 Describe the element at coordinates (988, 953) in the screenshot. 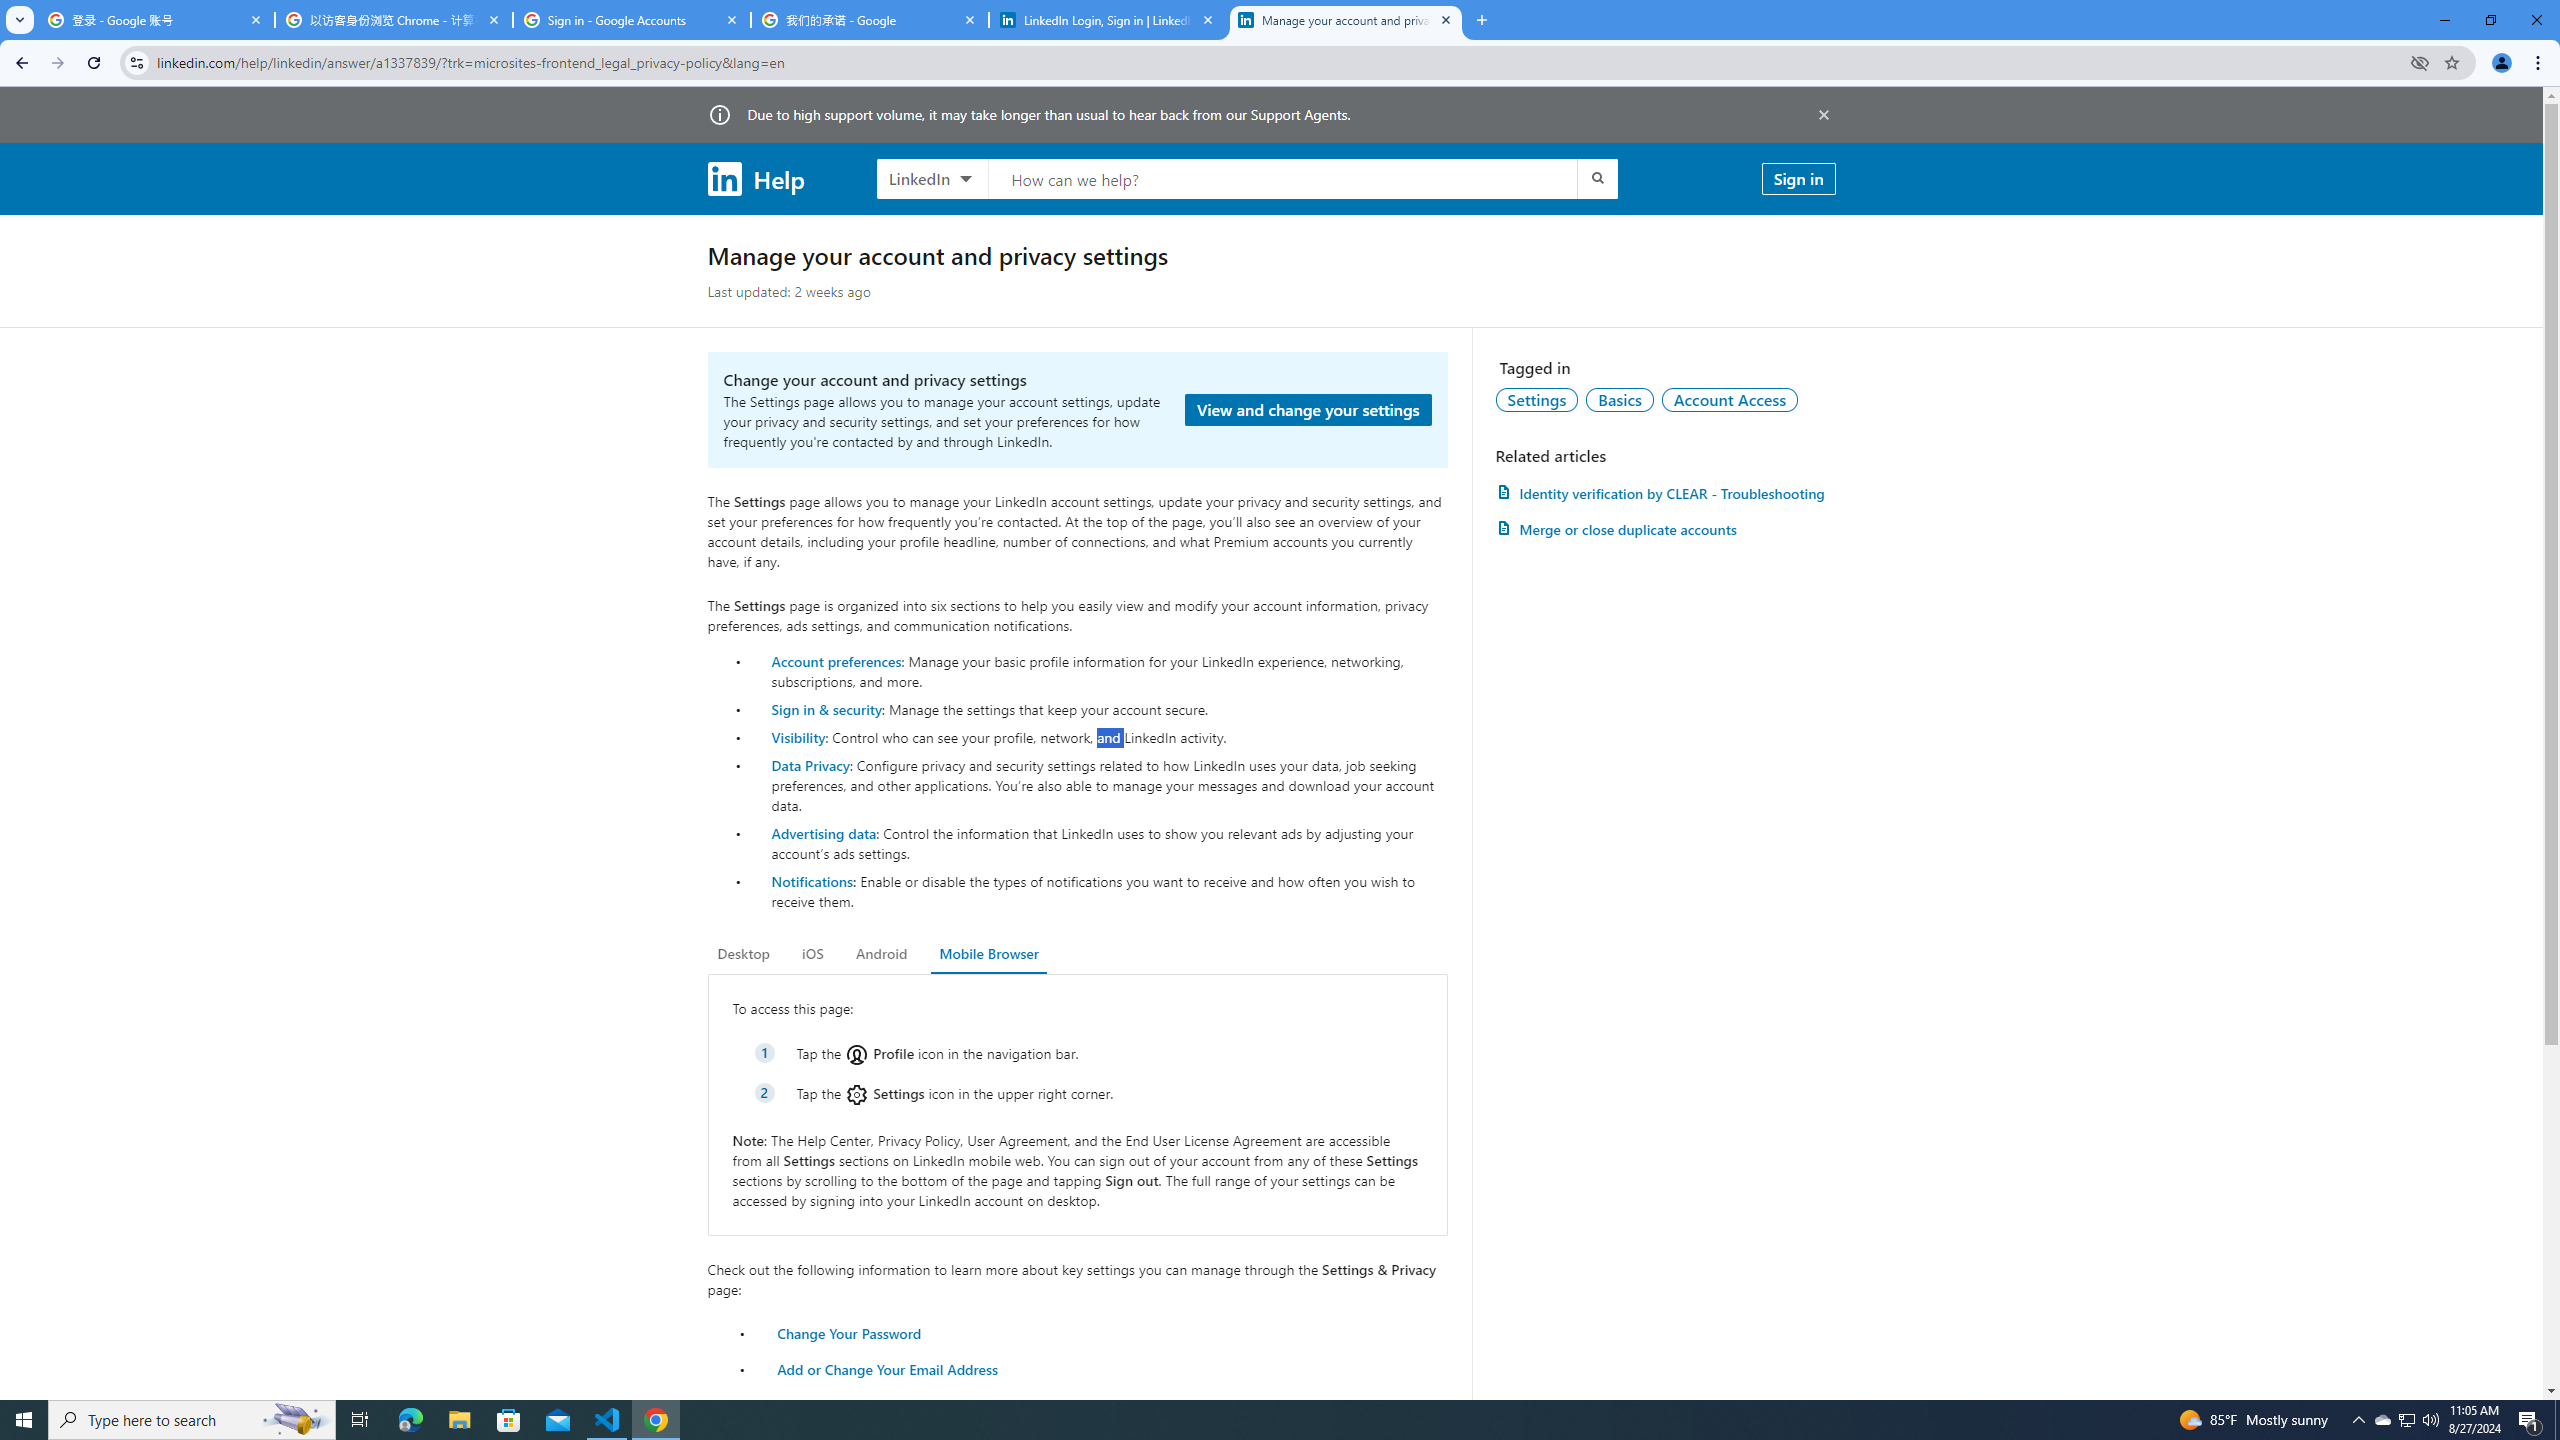

I see `'Mobile Browser'` at that location.